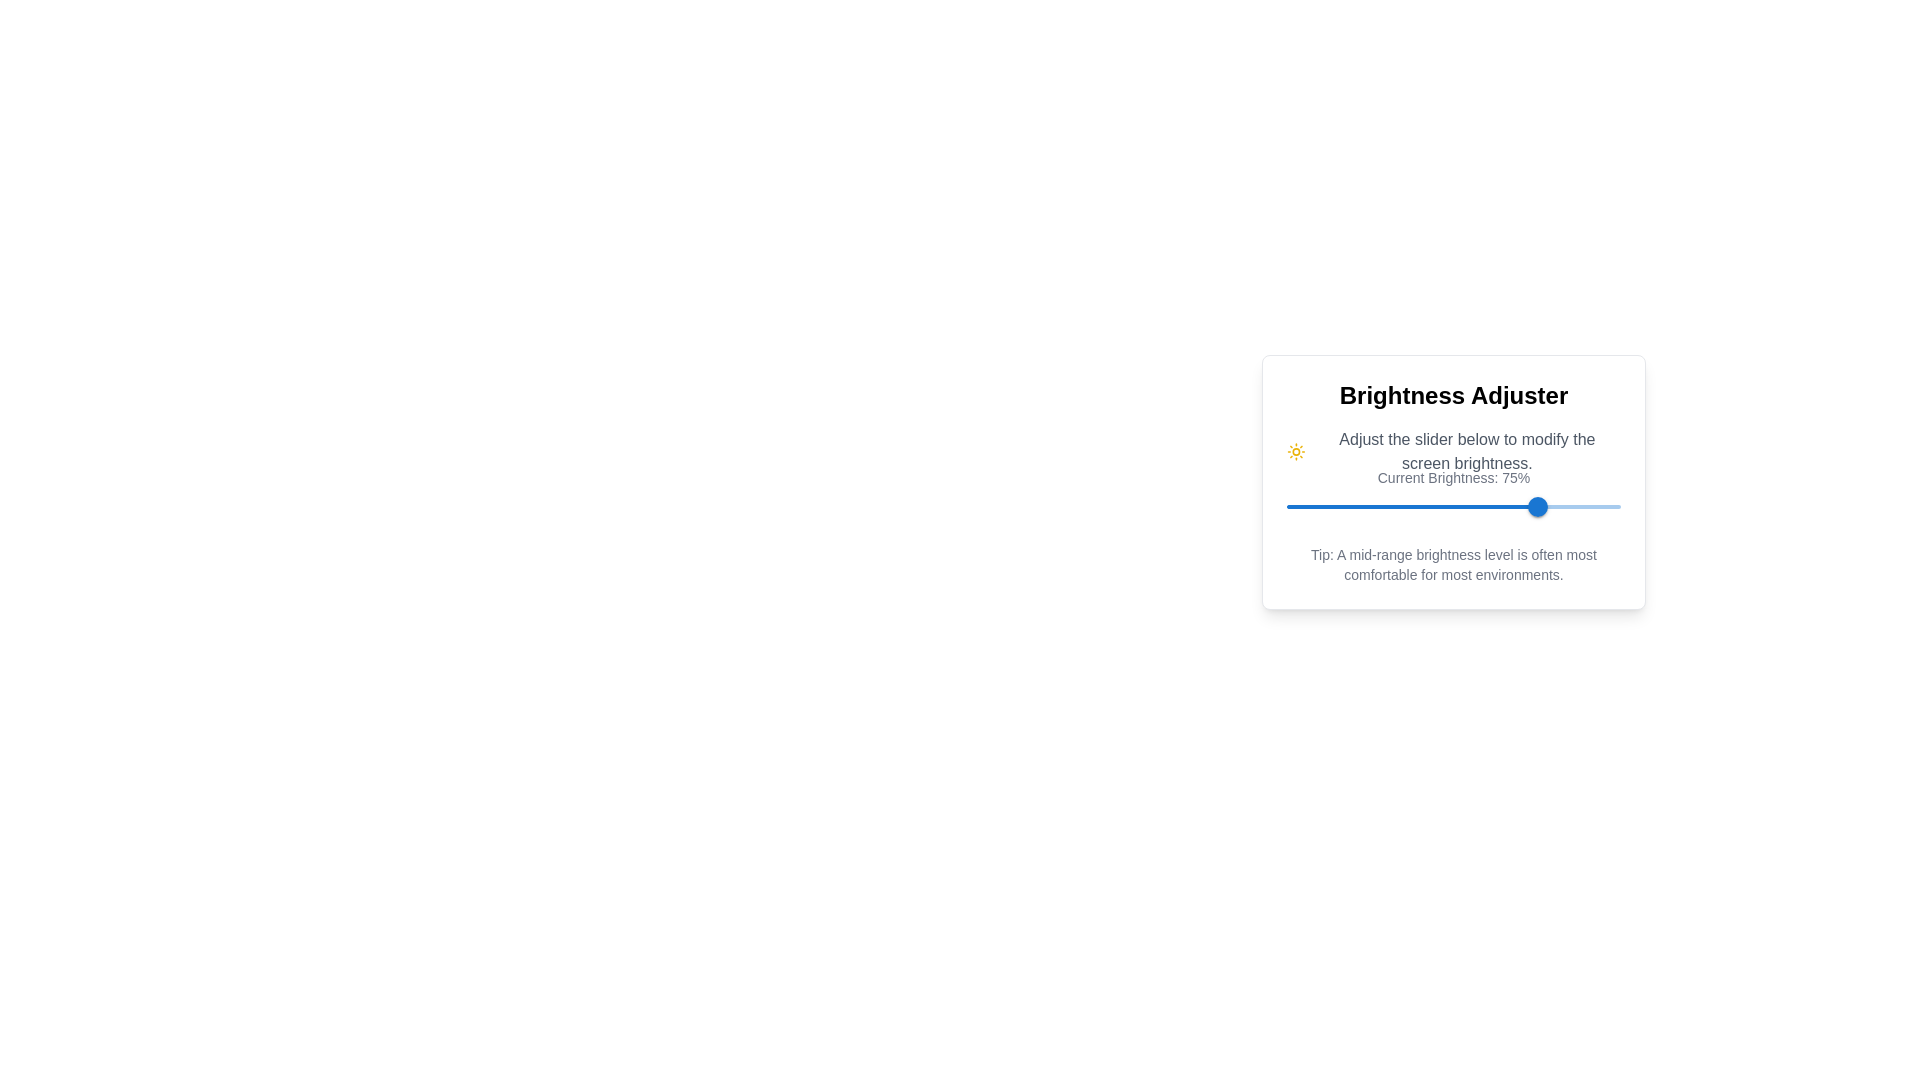  What do you see at coordinates (1313, 505) in the screenshot?
I see `brightness level` at bounding box center [1313, 505].